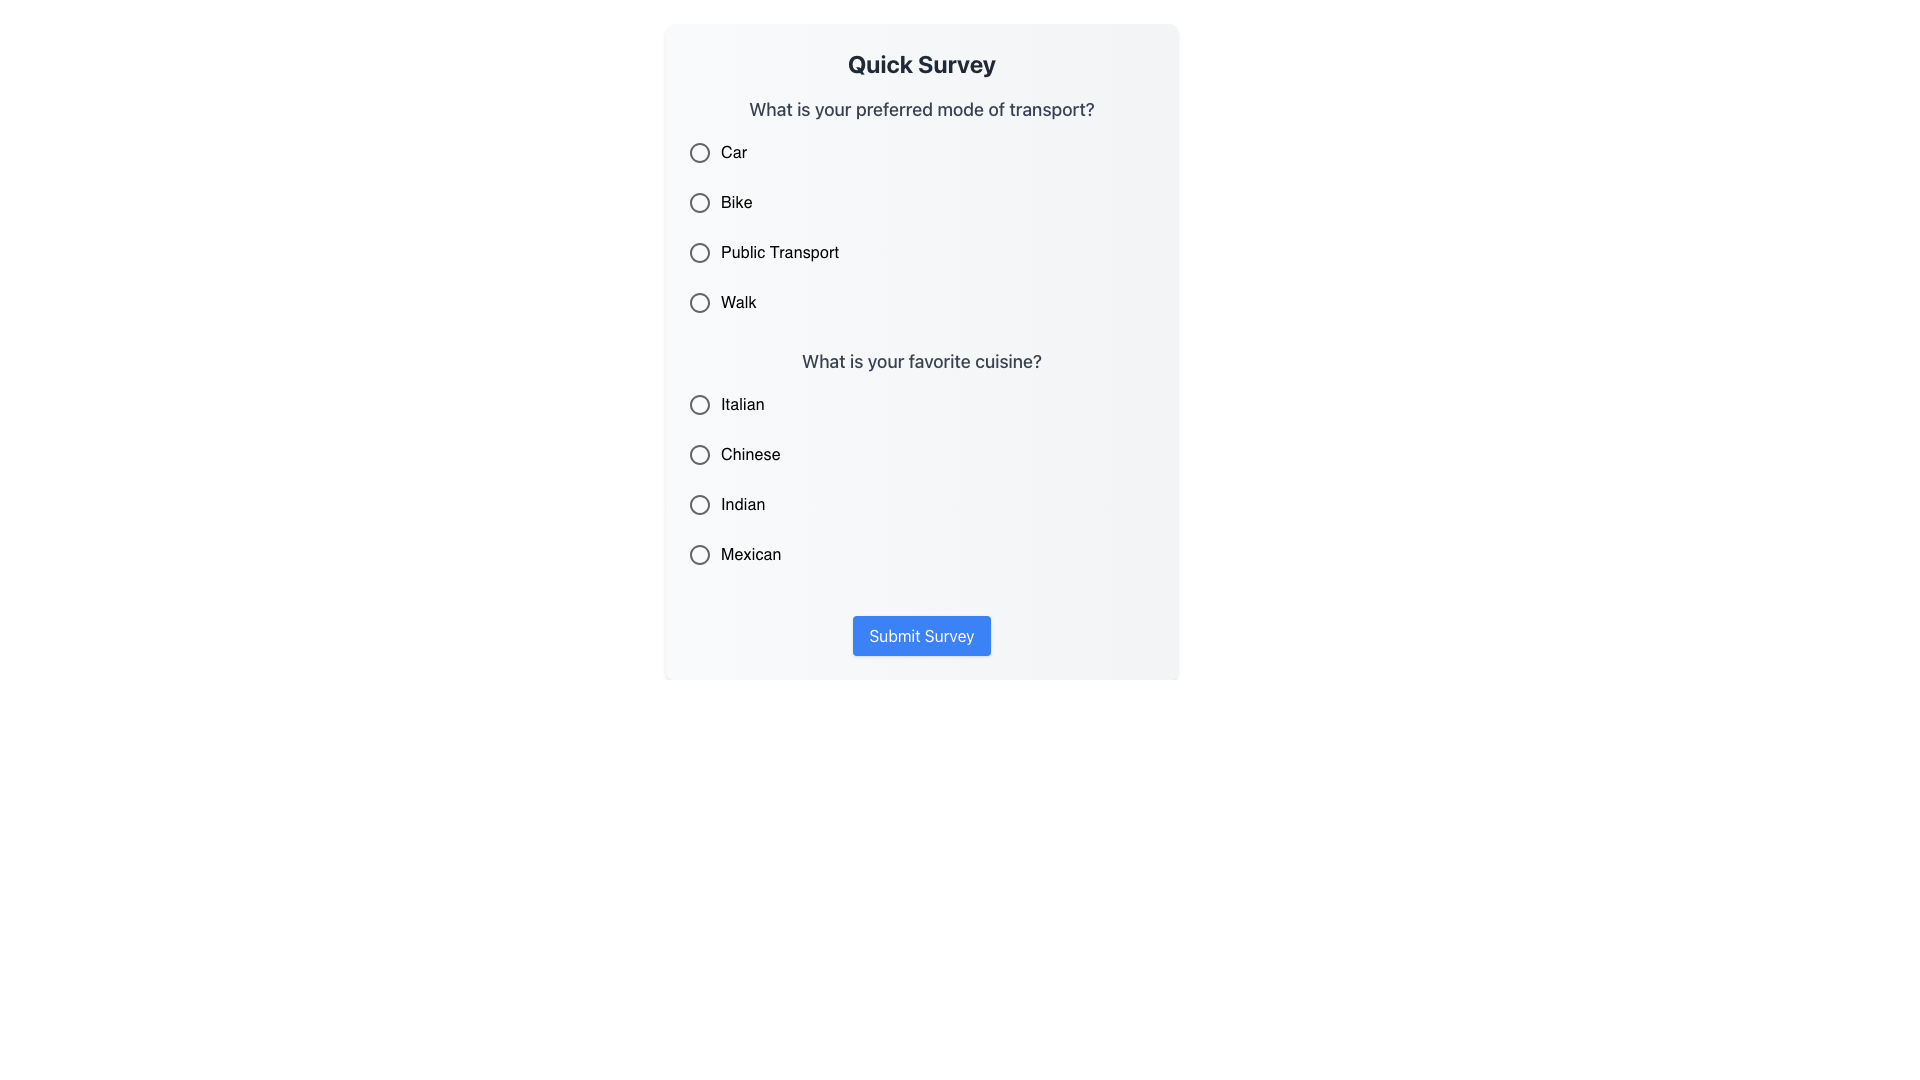 The width and height of the screenshot is (1920, 1080). What do you see at coordinates (700, 555) in the screenshot?
I see `the 'Mexican' radio button in the survey form` at bounding box center [700, 555].